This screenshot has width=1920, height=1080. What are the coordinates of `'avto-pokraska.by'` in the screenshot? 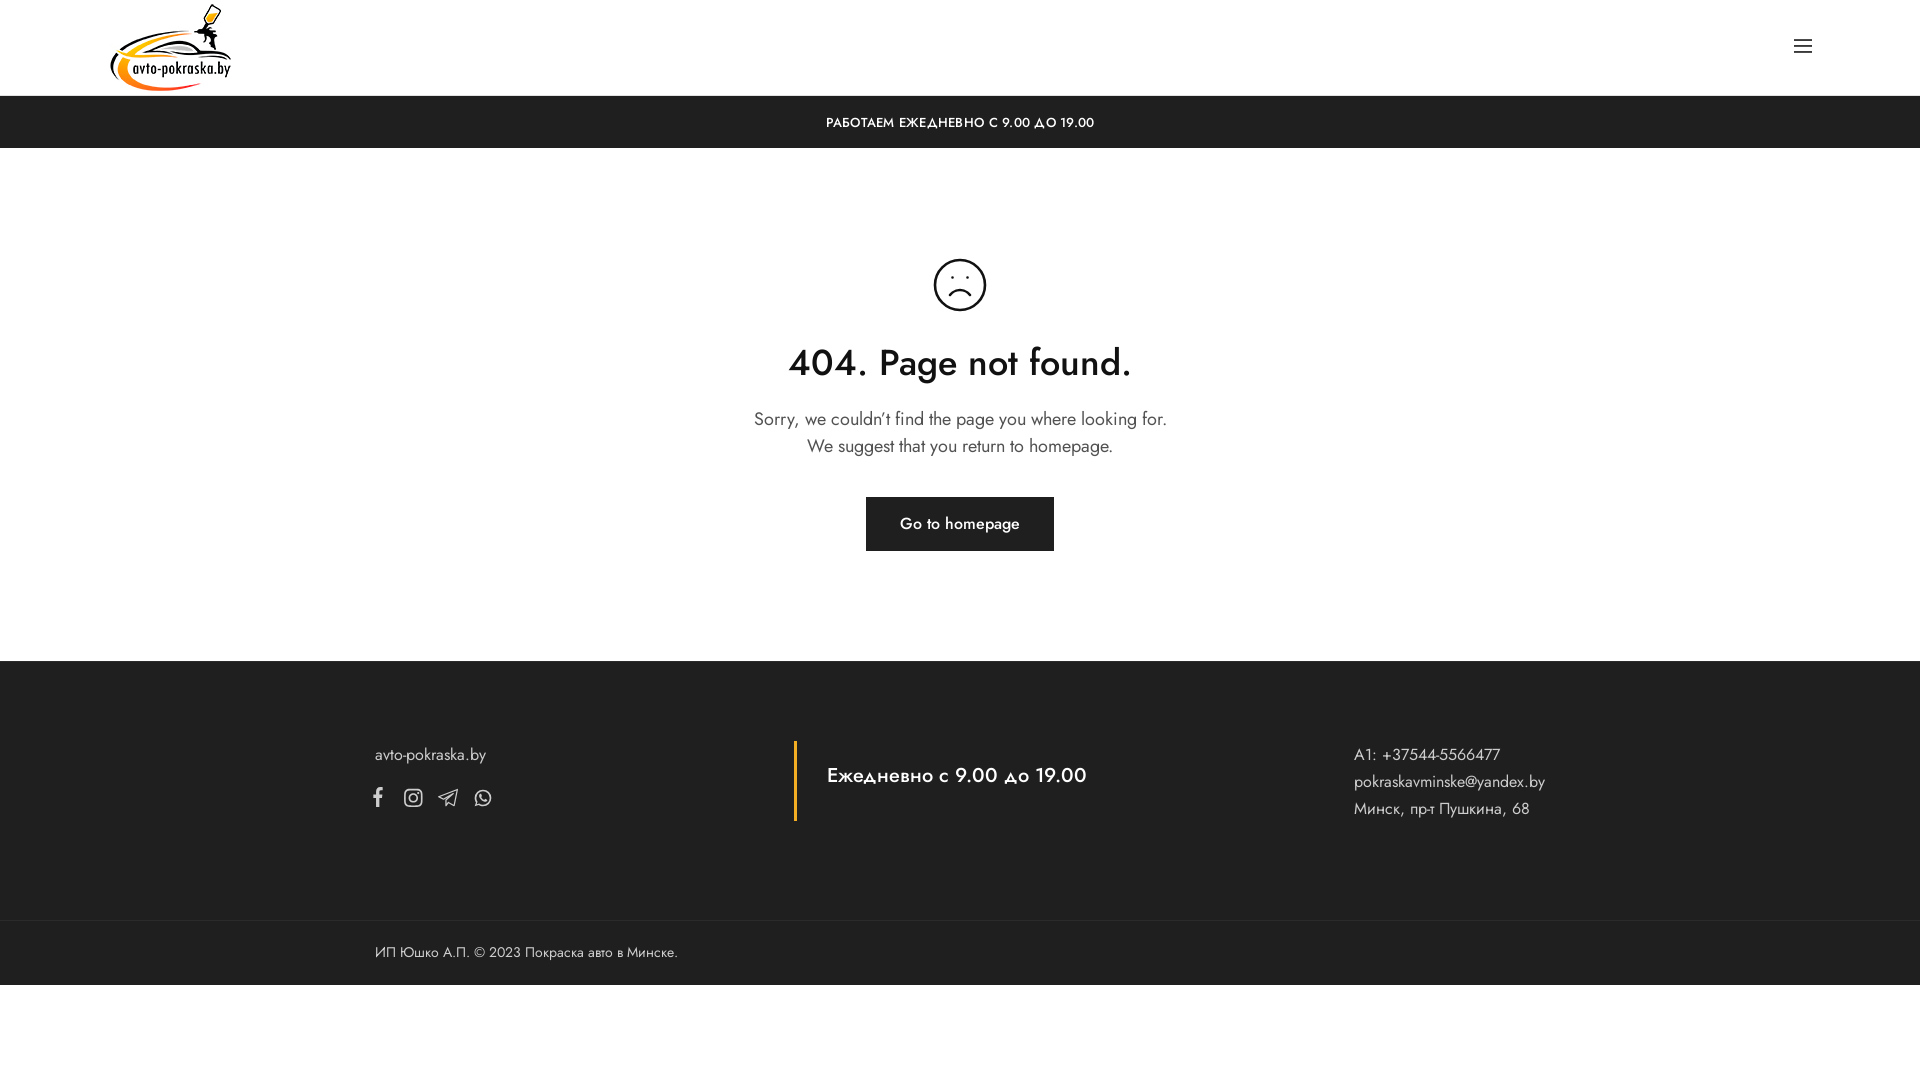 It's located at (429, 754).